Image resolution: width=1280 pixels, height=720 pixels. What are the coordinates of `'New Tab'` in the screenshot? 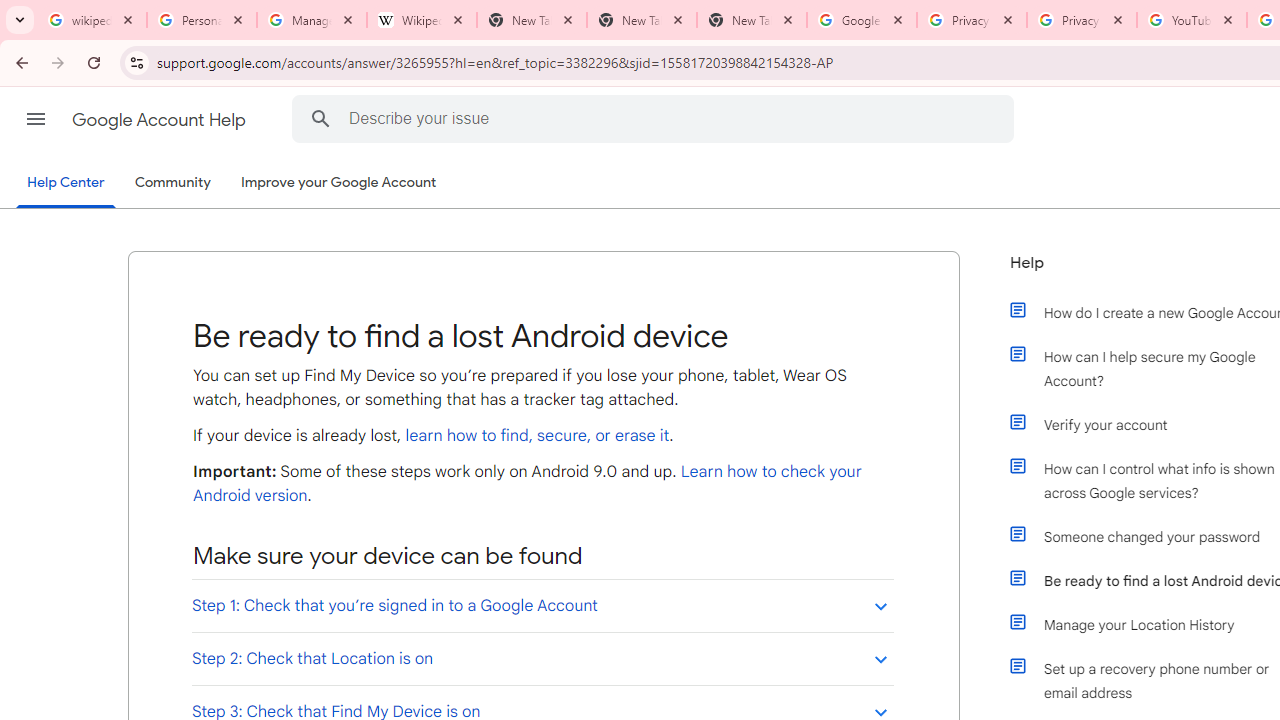 It's located at (751, 20).